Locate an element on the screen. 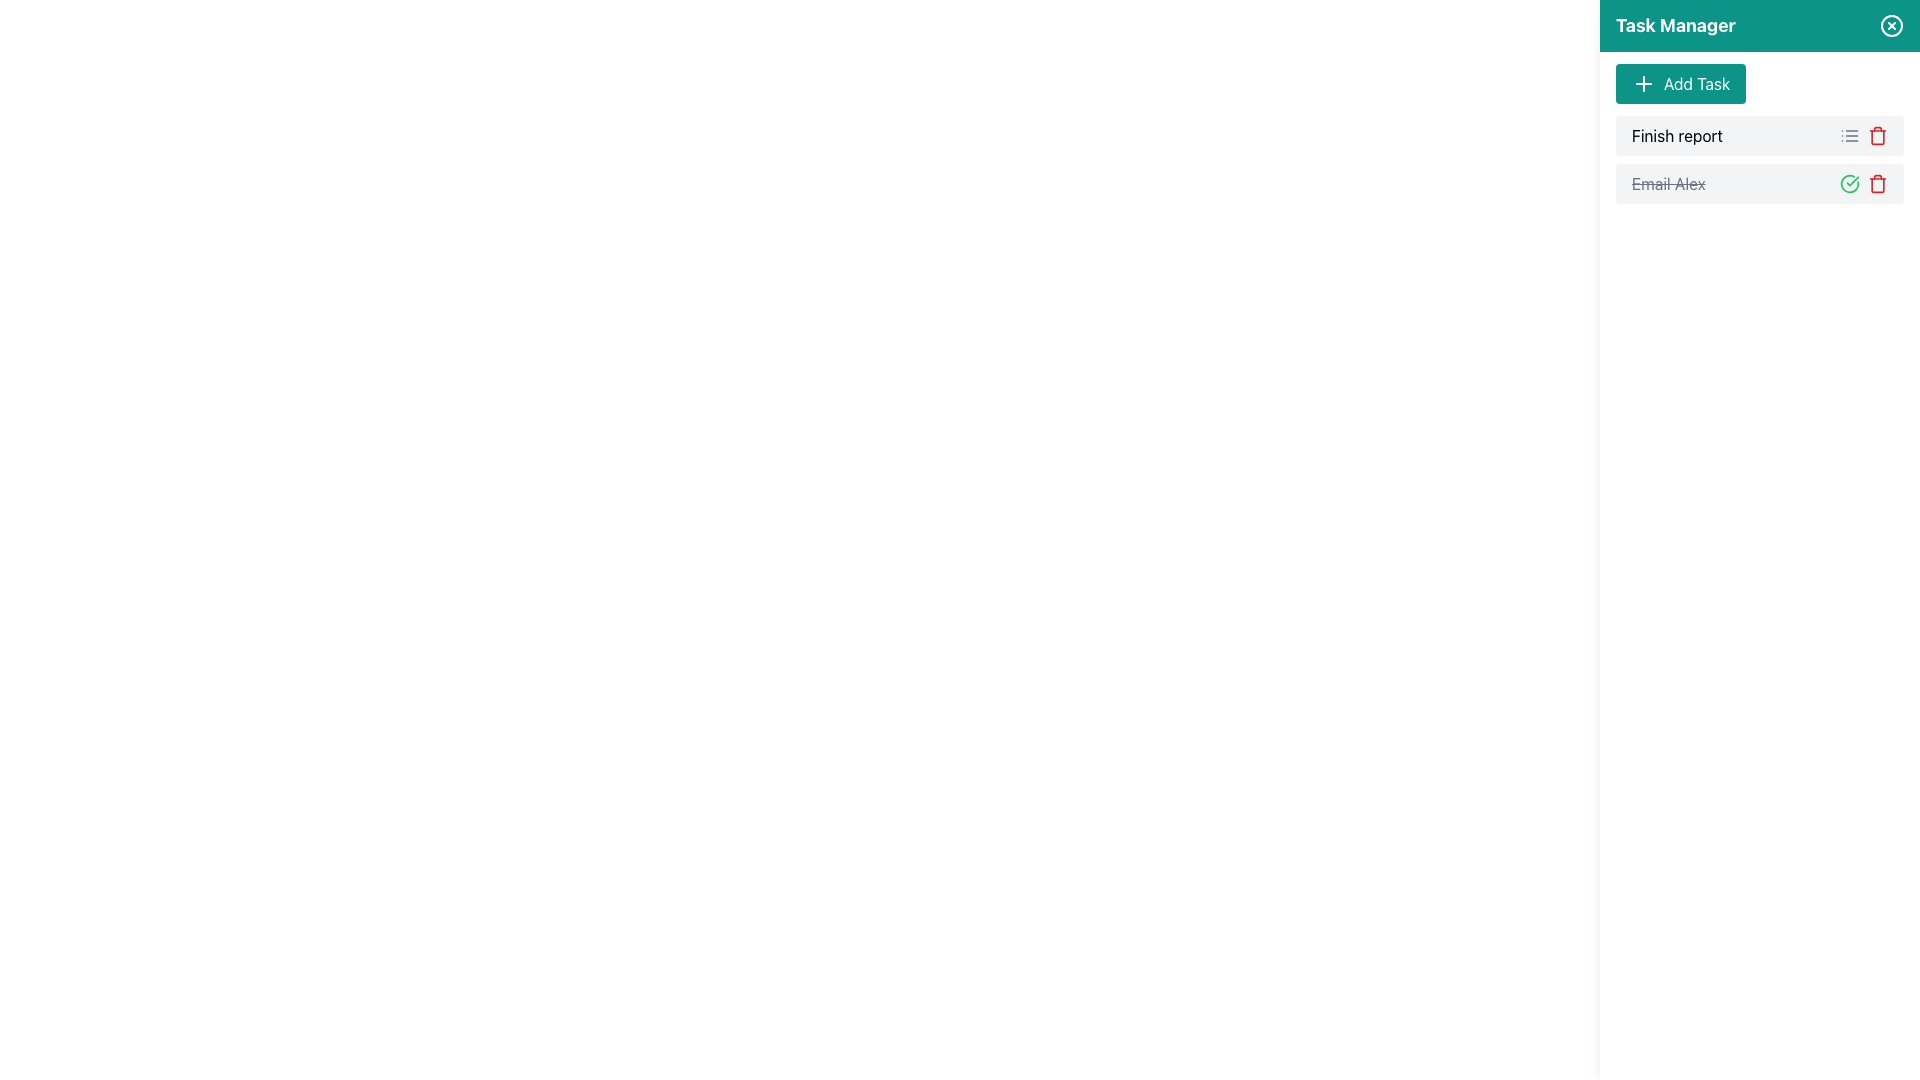  the red trash can icon button located to the right of the task titled 'Email Alex' is located at coordinates (1876, 135).